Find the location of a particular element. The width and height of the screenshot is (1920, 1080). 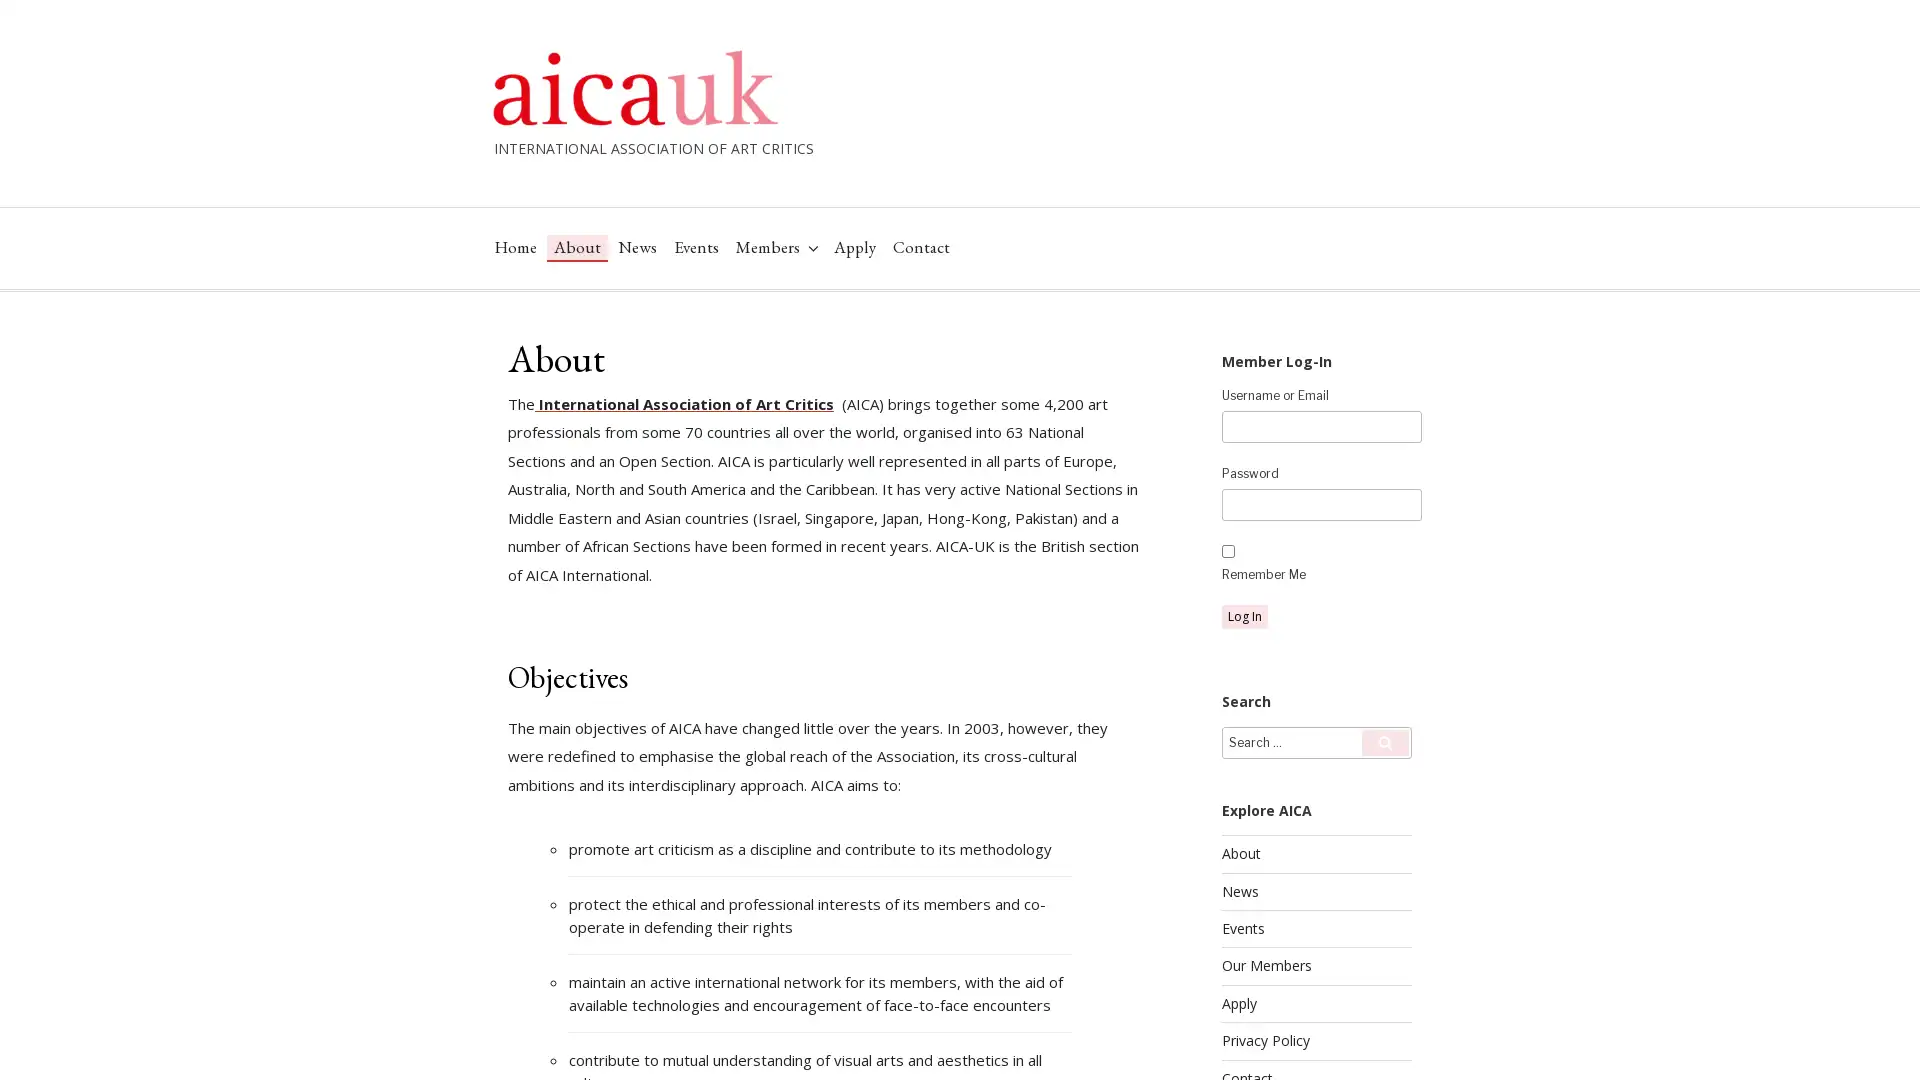

Log In is located at coordinates (1243, 616).